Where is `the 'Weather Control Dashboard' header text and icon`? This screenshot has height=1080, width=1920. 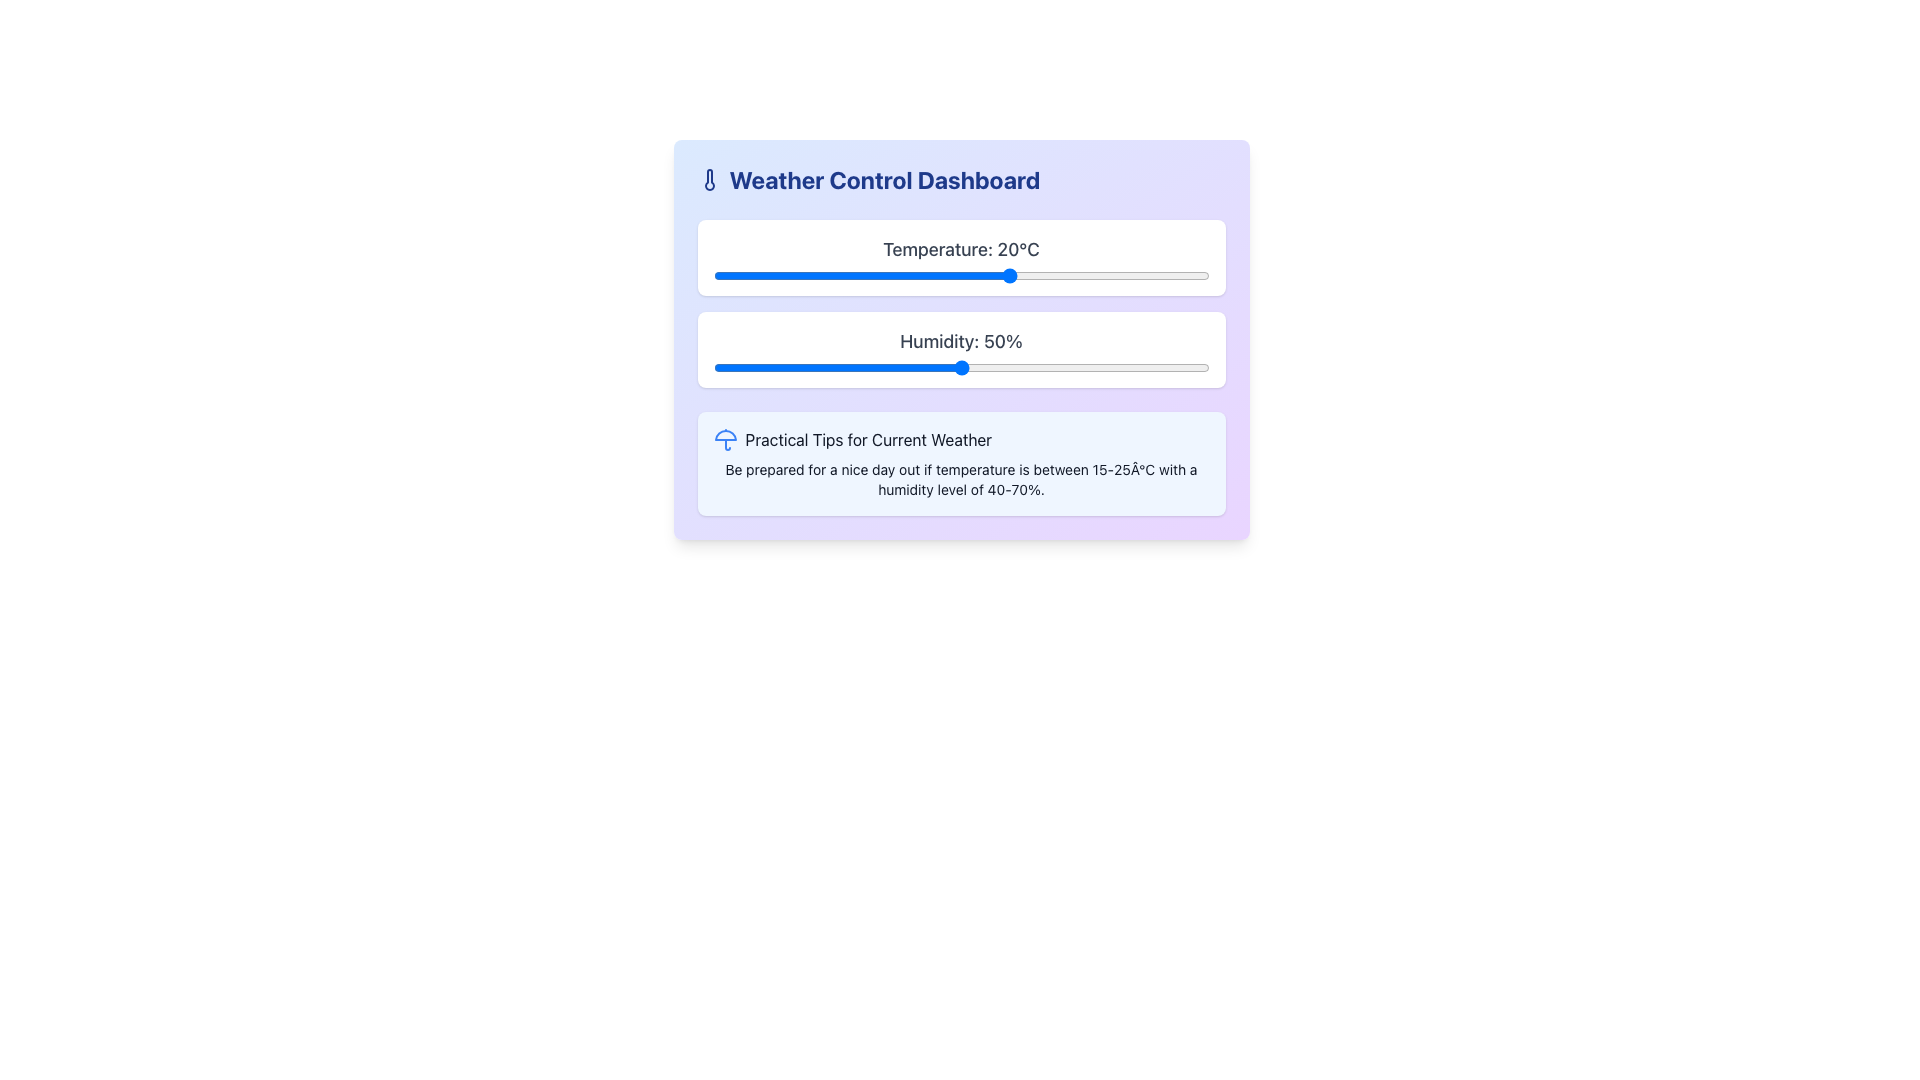 the 'Weather Control Dashboard' header text and icon is located at coordinates (961, 180).